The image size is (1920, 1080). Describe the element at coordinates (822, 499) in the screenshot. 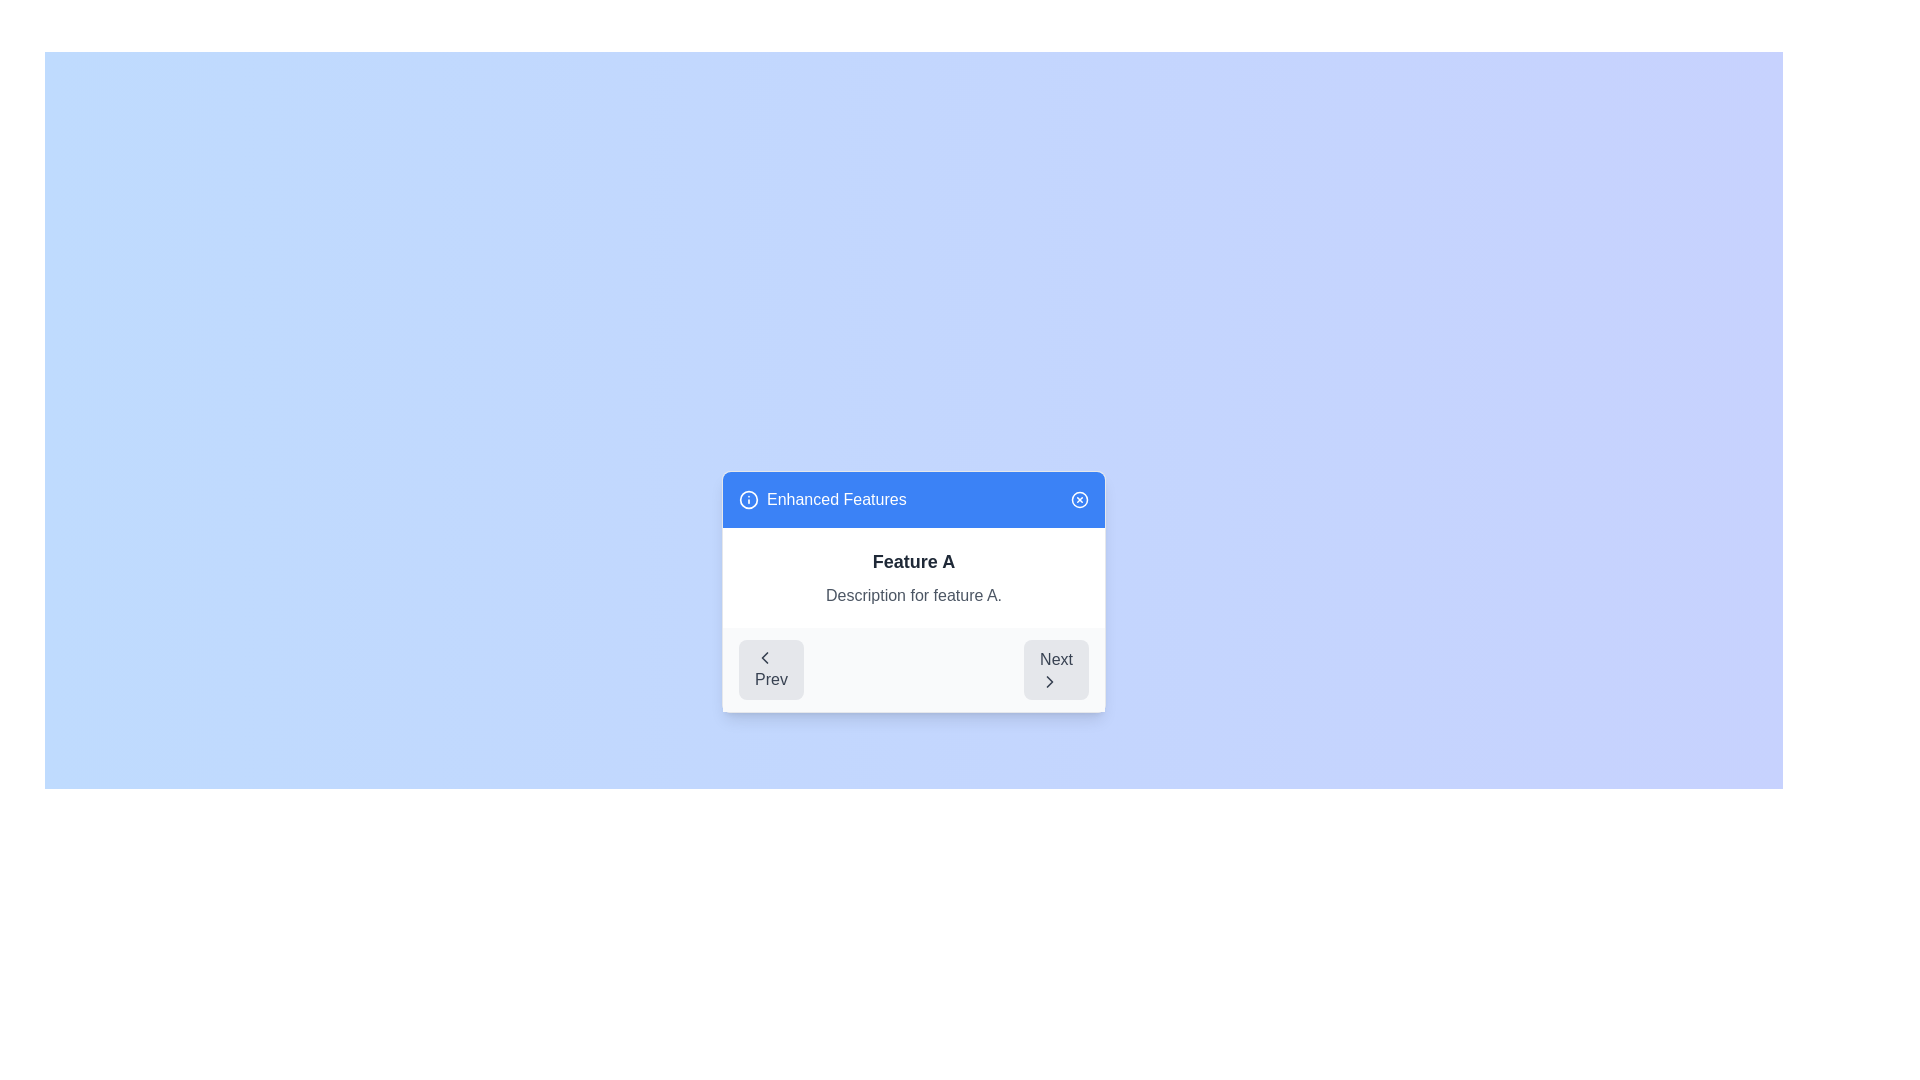

I see `text of the label displaying 'Enhanced Features' which is styled in white against a blue background, located in the header section of a rectangular card UI component` at that location.